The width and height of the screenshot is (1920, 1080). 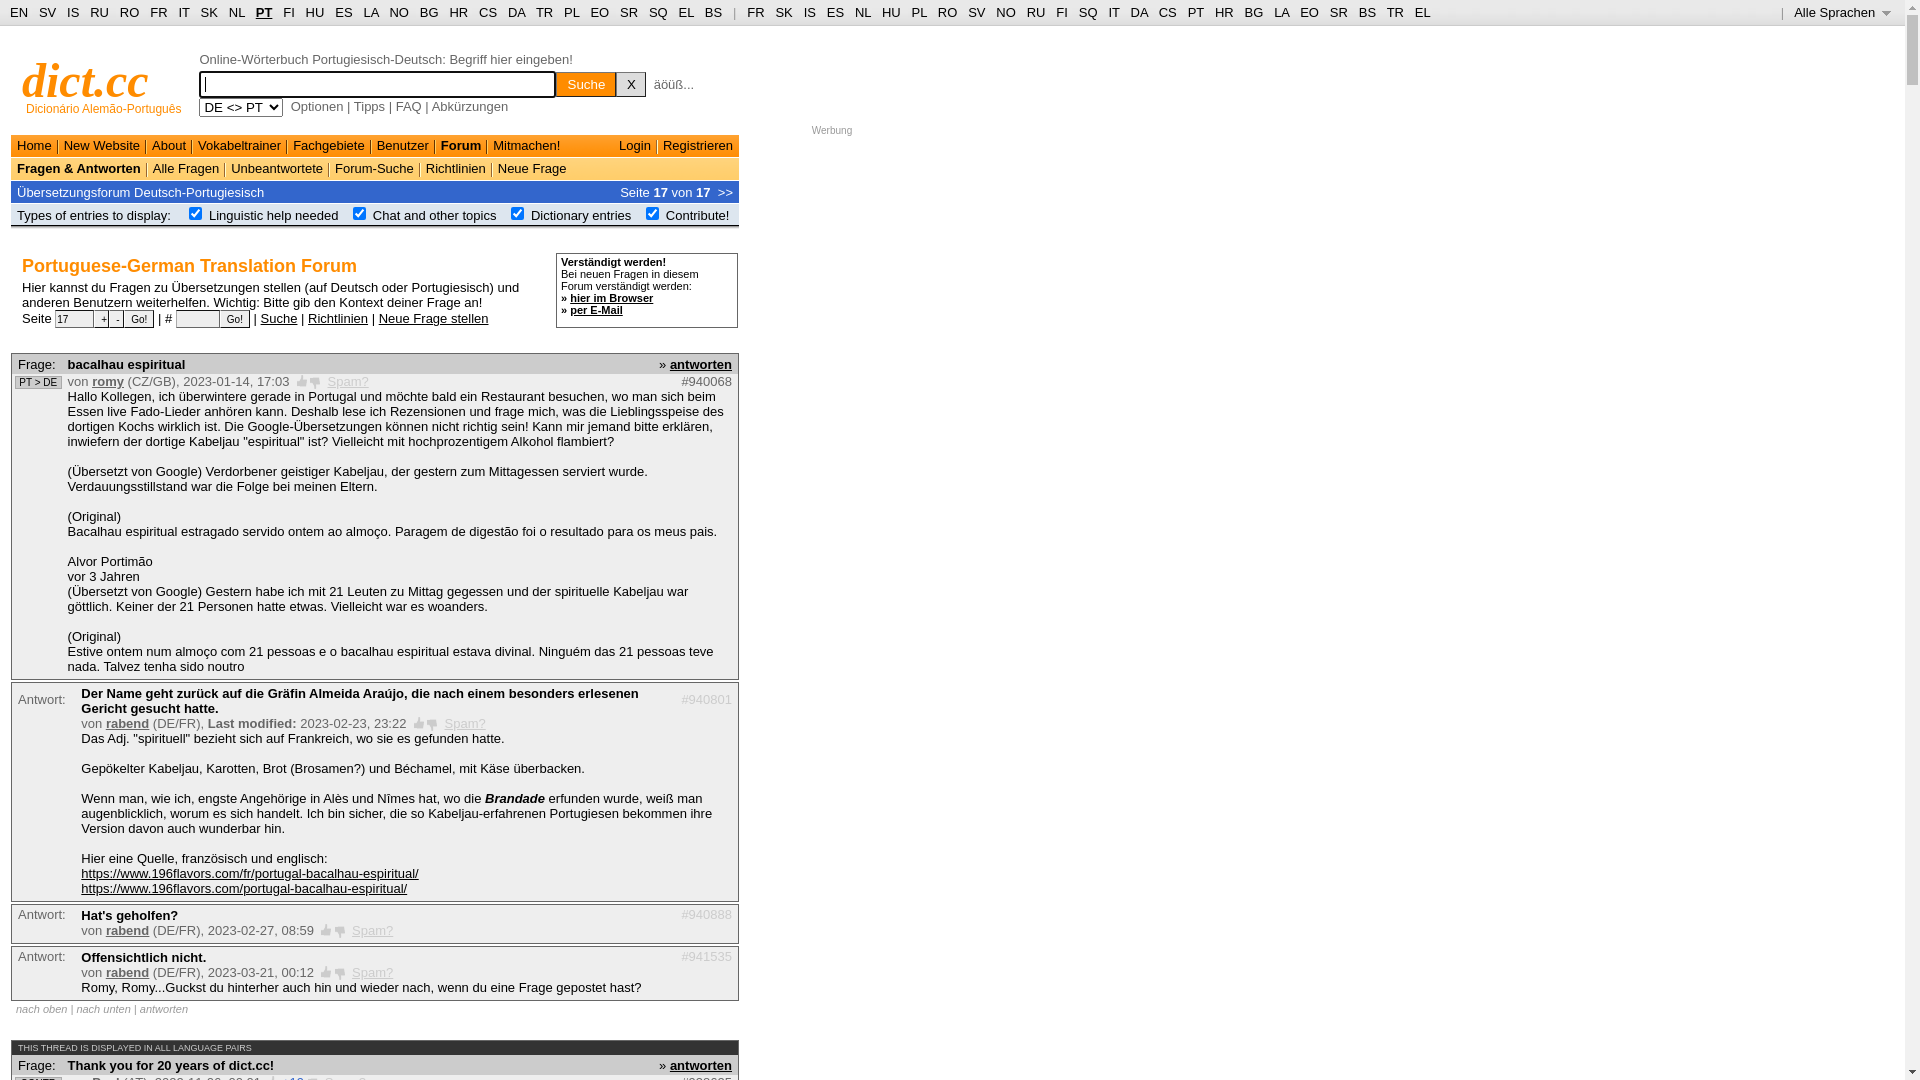 What do you see at coordinates (531, 215) in the screenshot?
I see `'Dictionary entries'` at bounding box center [531, 215].